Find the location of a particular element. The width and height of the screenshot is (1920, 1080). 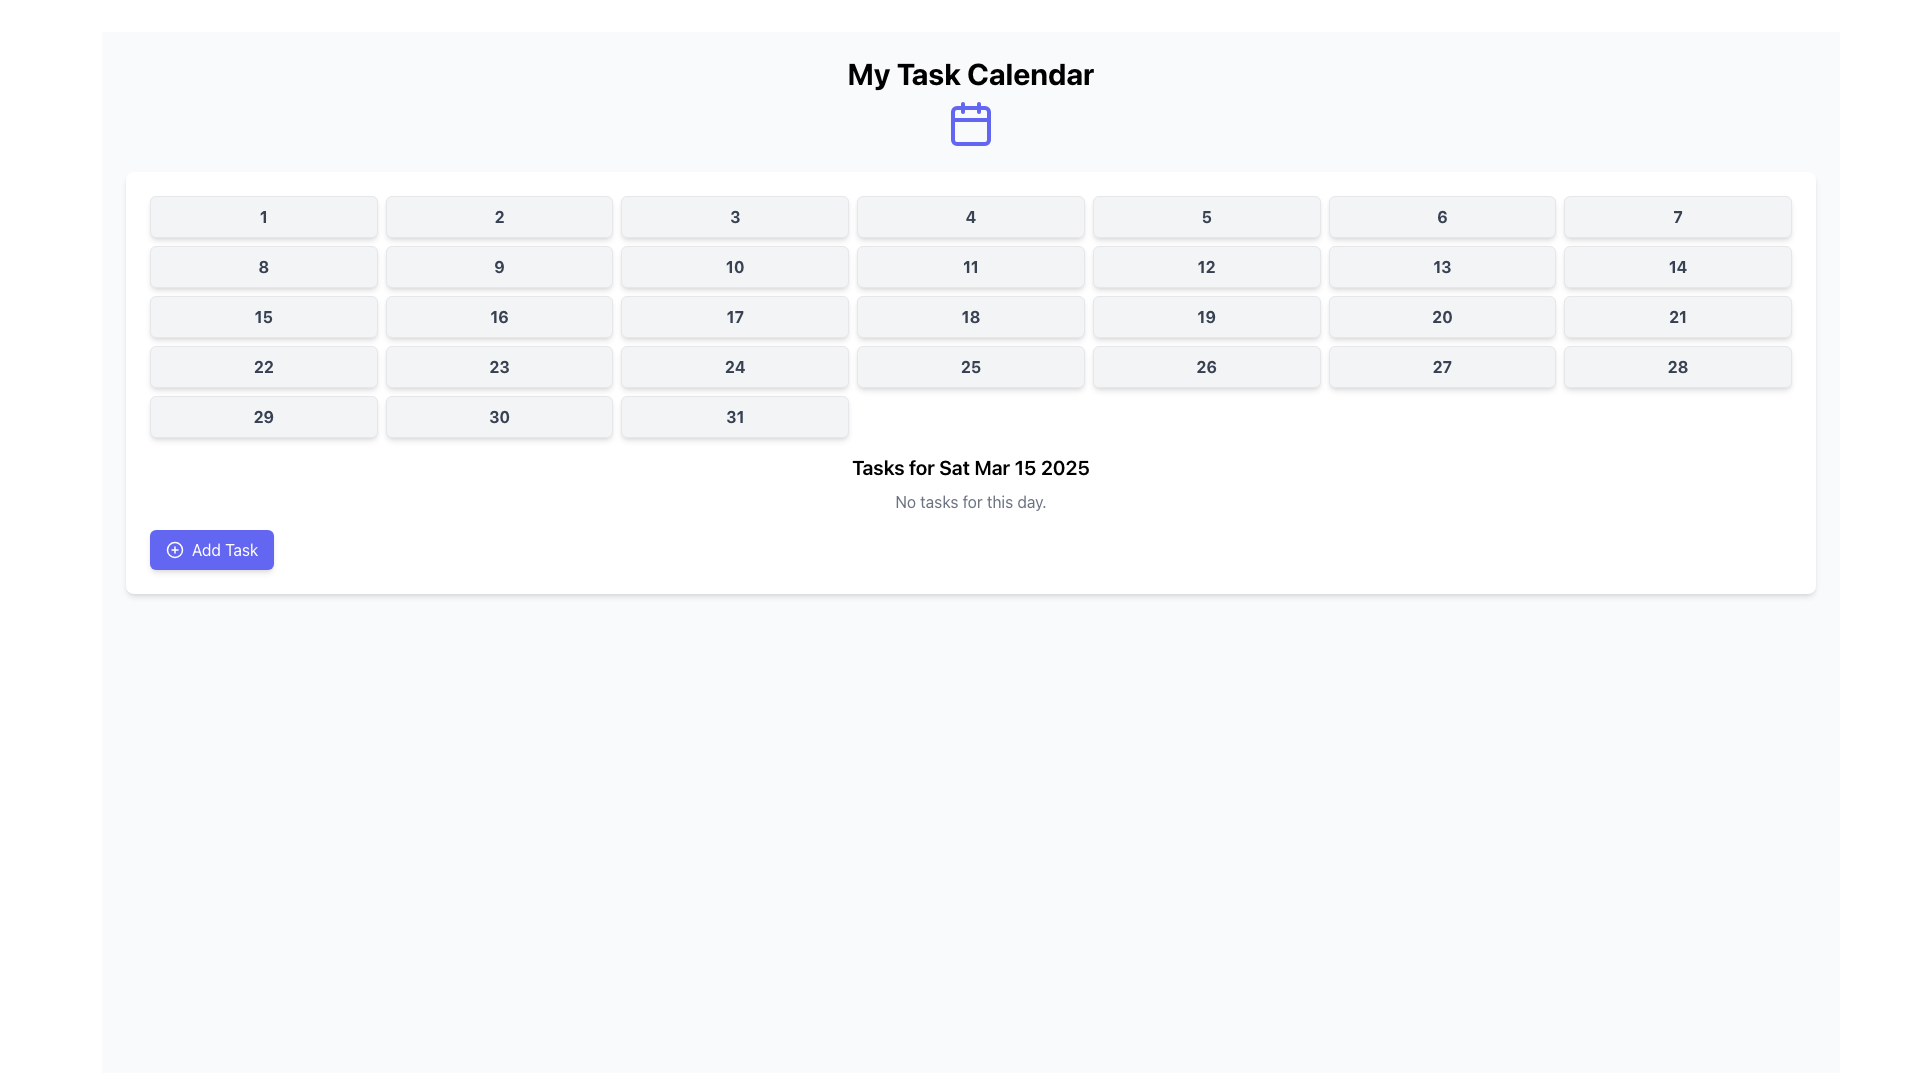

the selectable day button in the calendar interface located in the last row, second column from the left is located at coordinates (499, 415).